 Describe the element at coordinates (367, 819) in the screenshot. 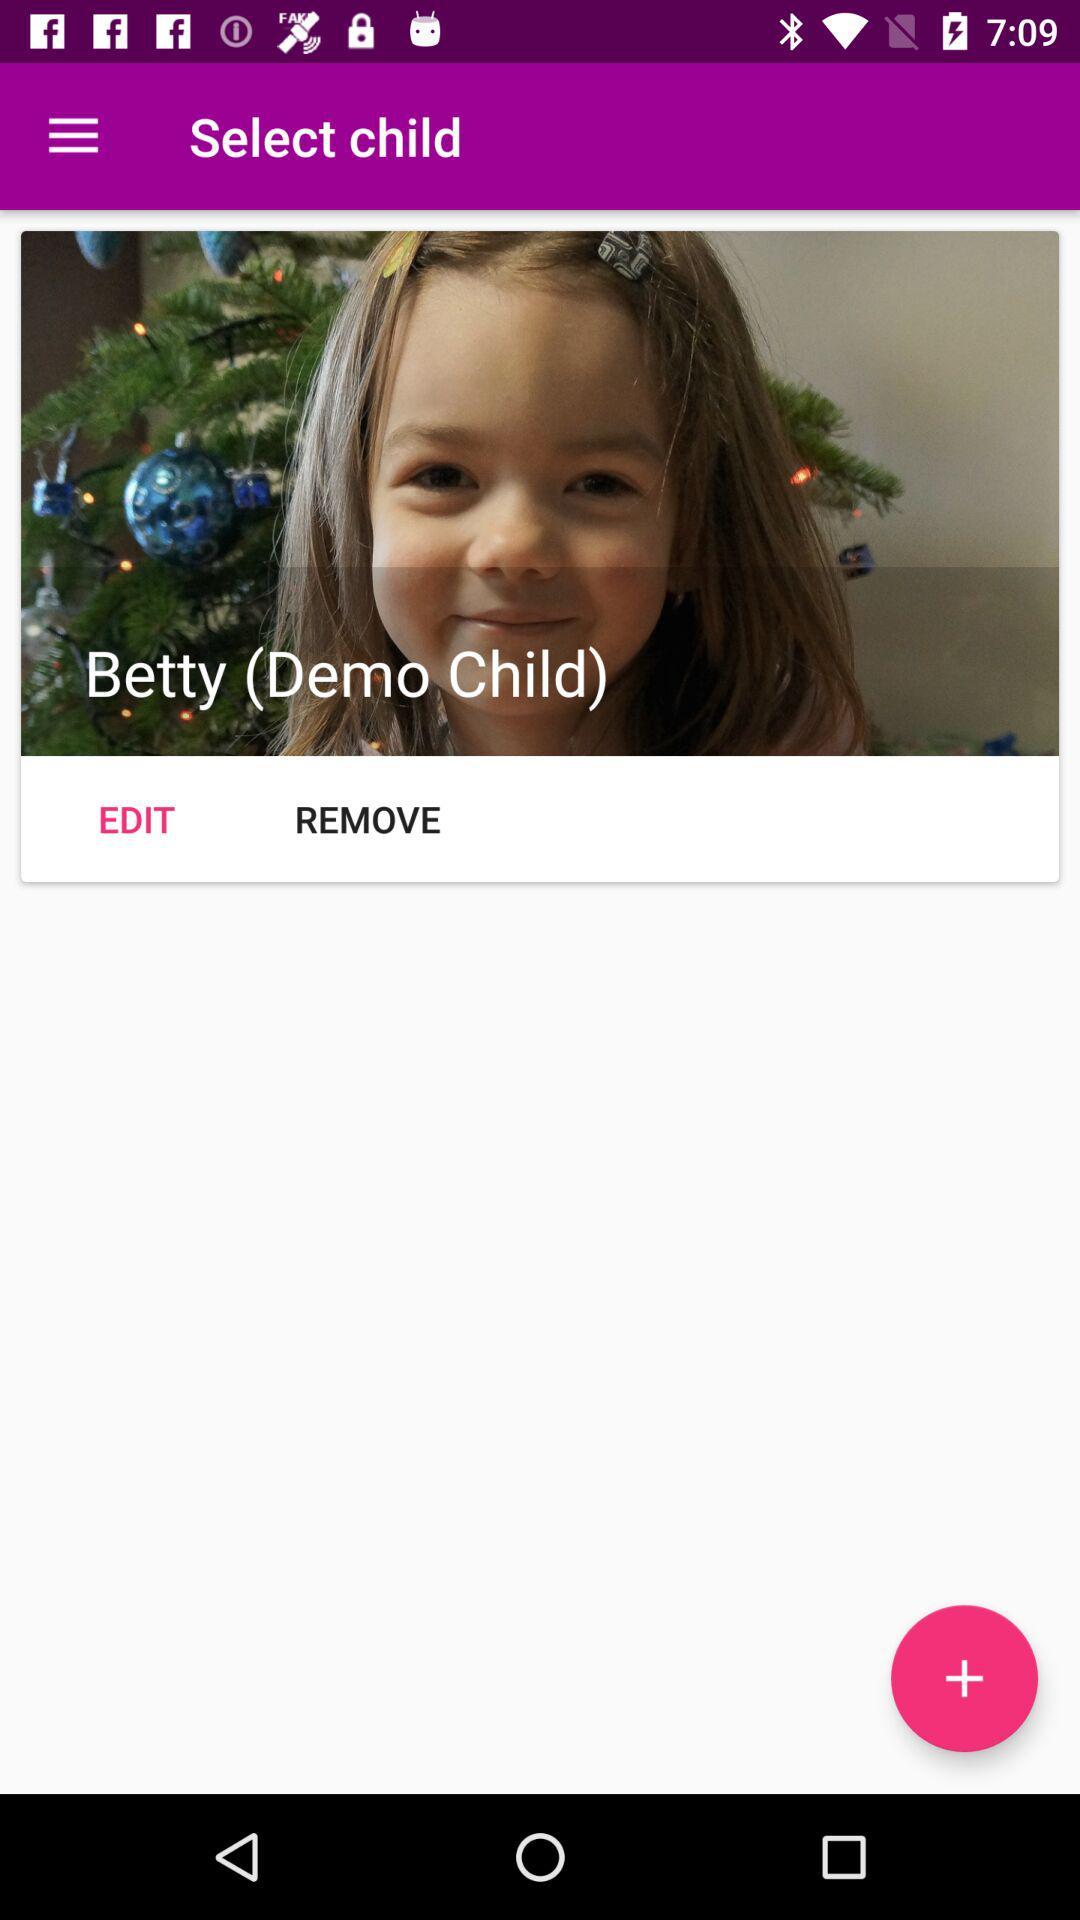

I see `icon at the center` at that location.